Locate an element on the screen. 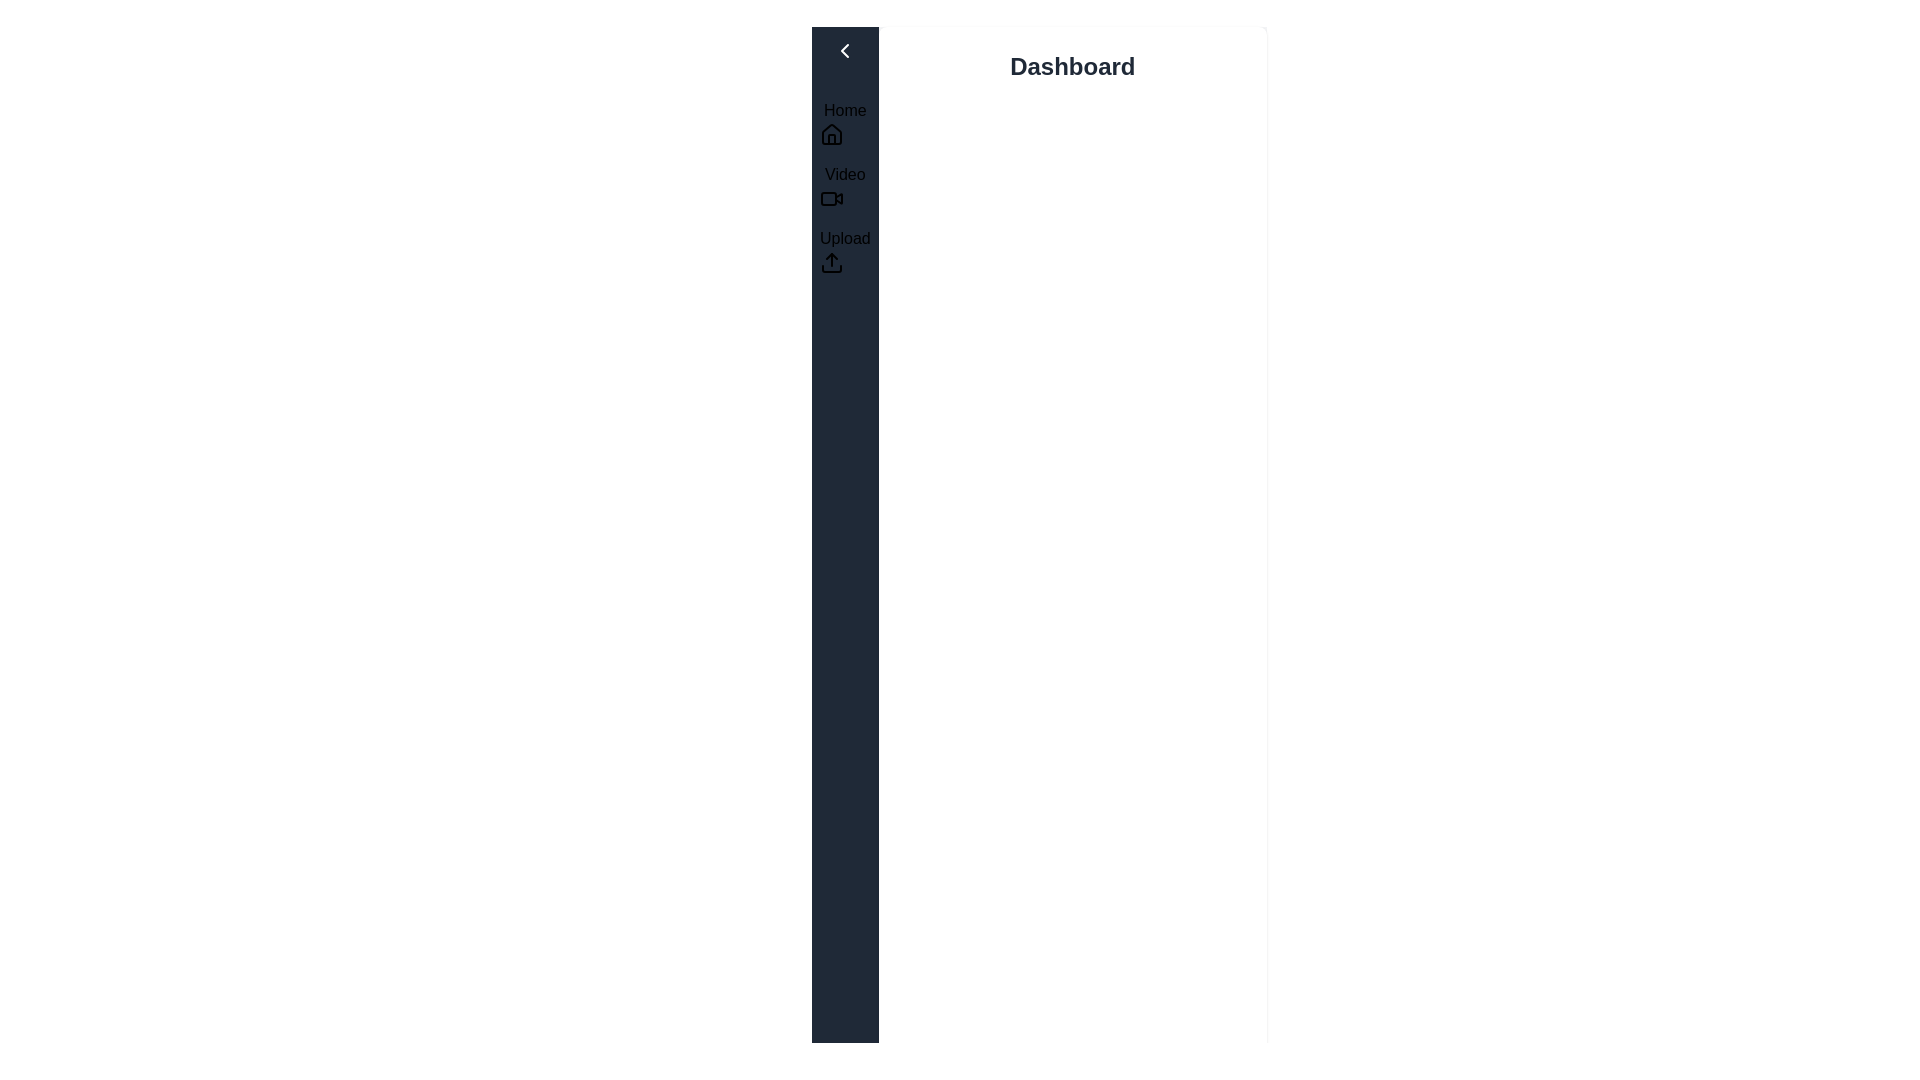 The width and height of the screenshot is (1920, 1080). the home navigation icon located in the sidebar, positioned right to the 'Home' label is located at coordinates (831, 134).